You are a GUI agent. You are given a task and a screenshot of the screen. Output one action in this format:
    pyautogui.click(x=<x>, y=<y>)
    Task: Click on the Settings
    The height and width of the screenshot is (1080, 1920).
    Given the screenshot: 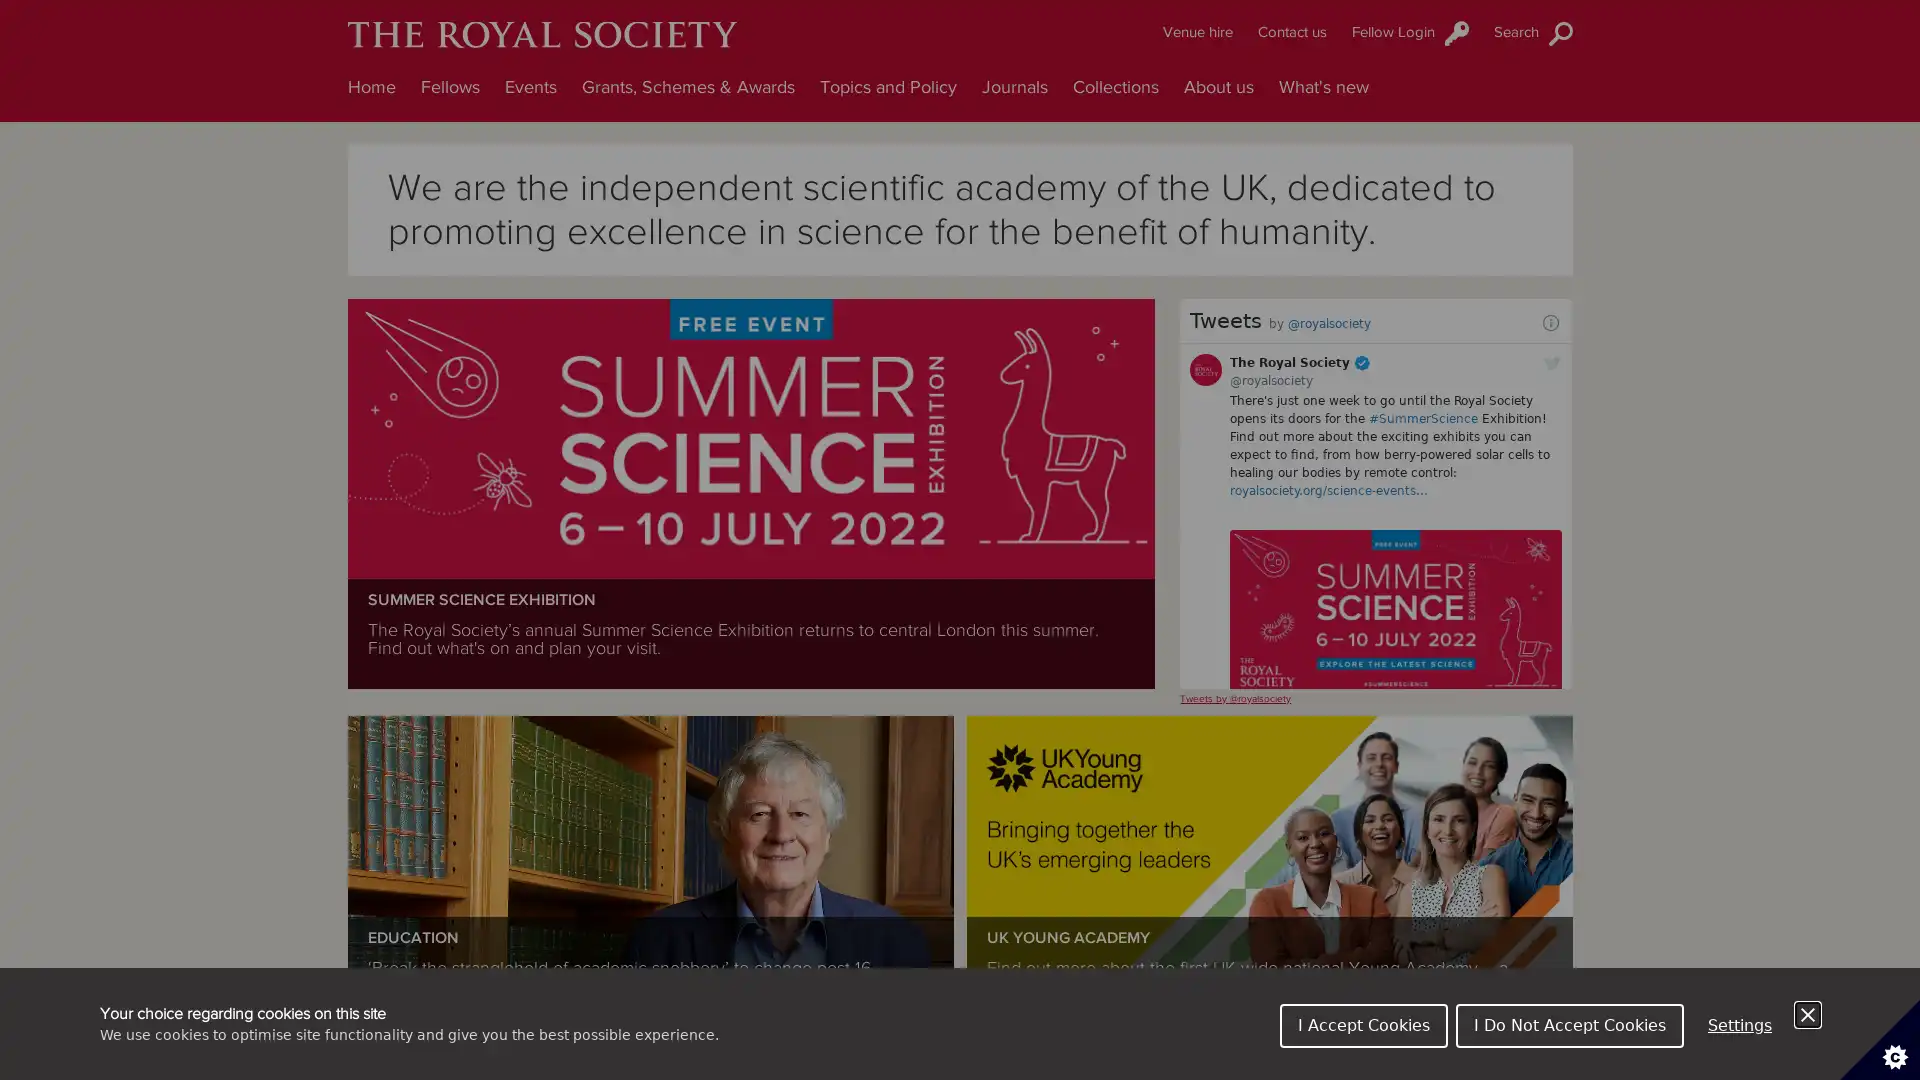 What is the action you would take?
    pyautogui.click(x=1738, y=1026)
    